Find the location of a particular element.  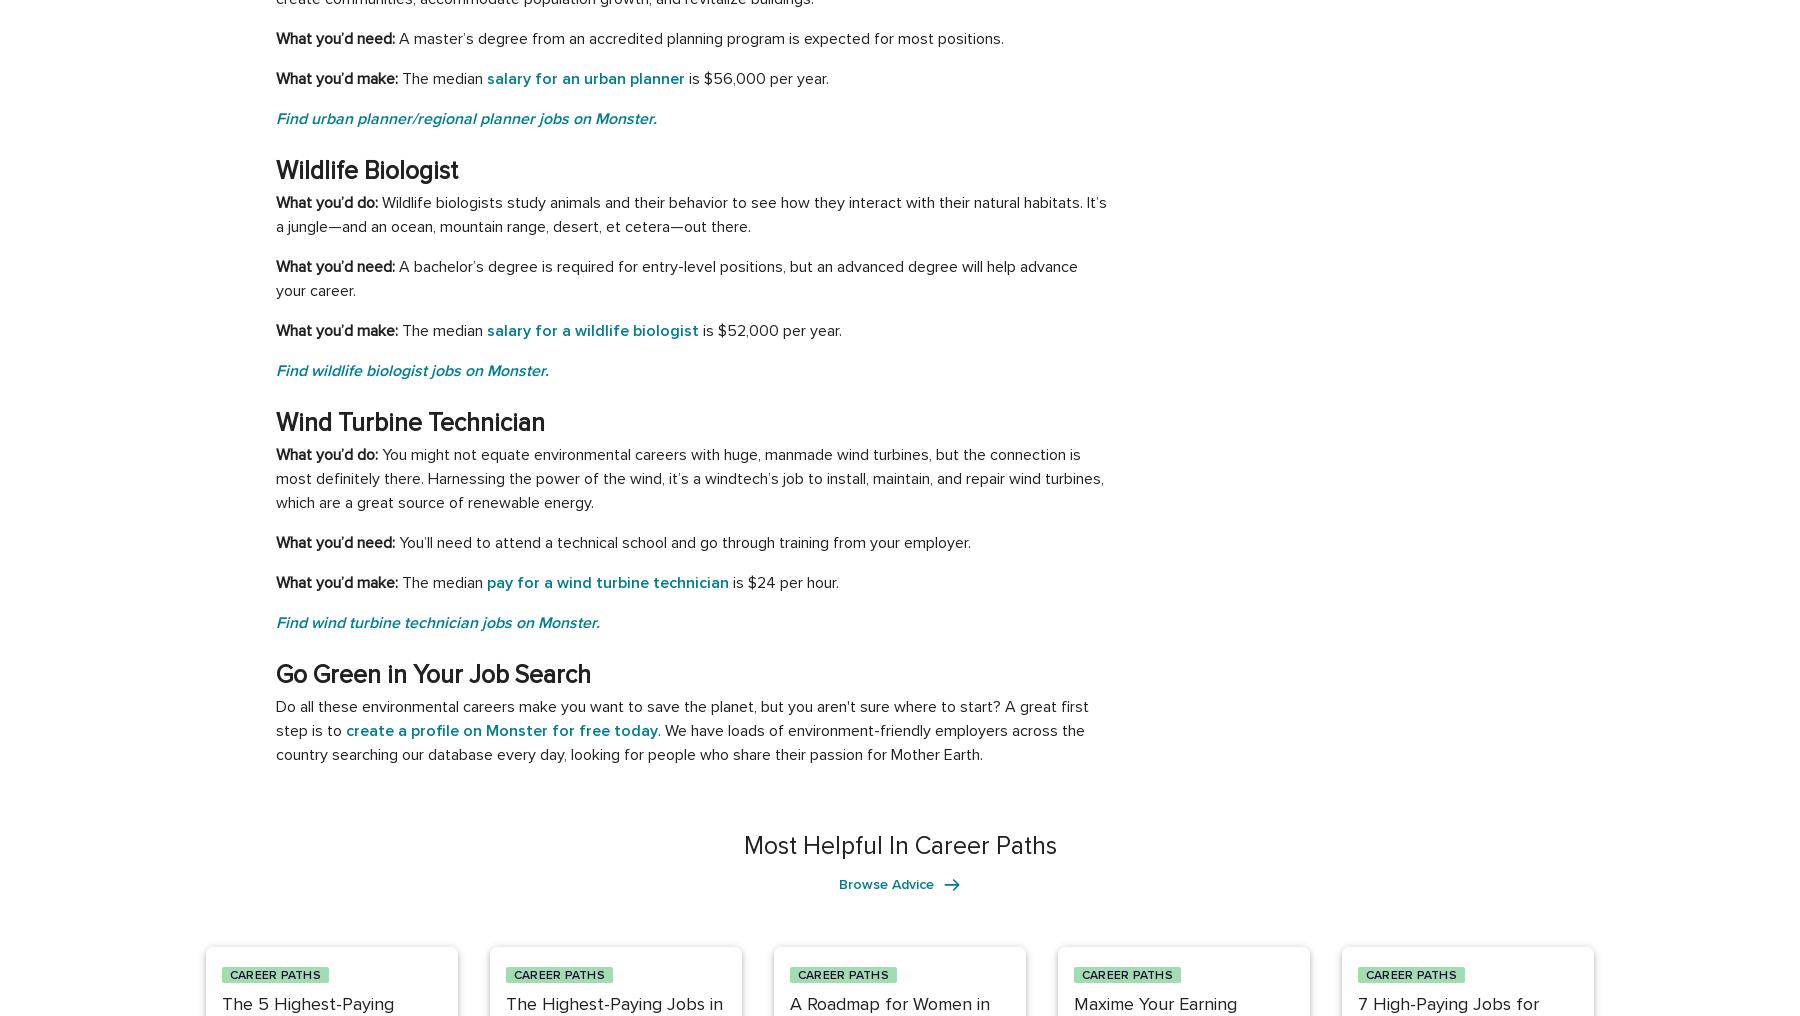

'salary for a wildlife biologist' is located at coordinates (486, 331).